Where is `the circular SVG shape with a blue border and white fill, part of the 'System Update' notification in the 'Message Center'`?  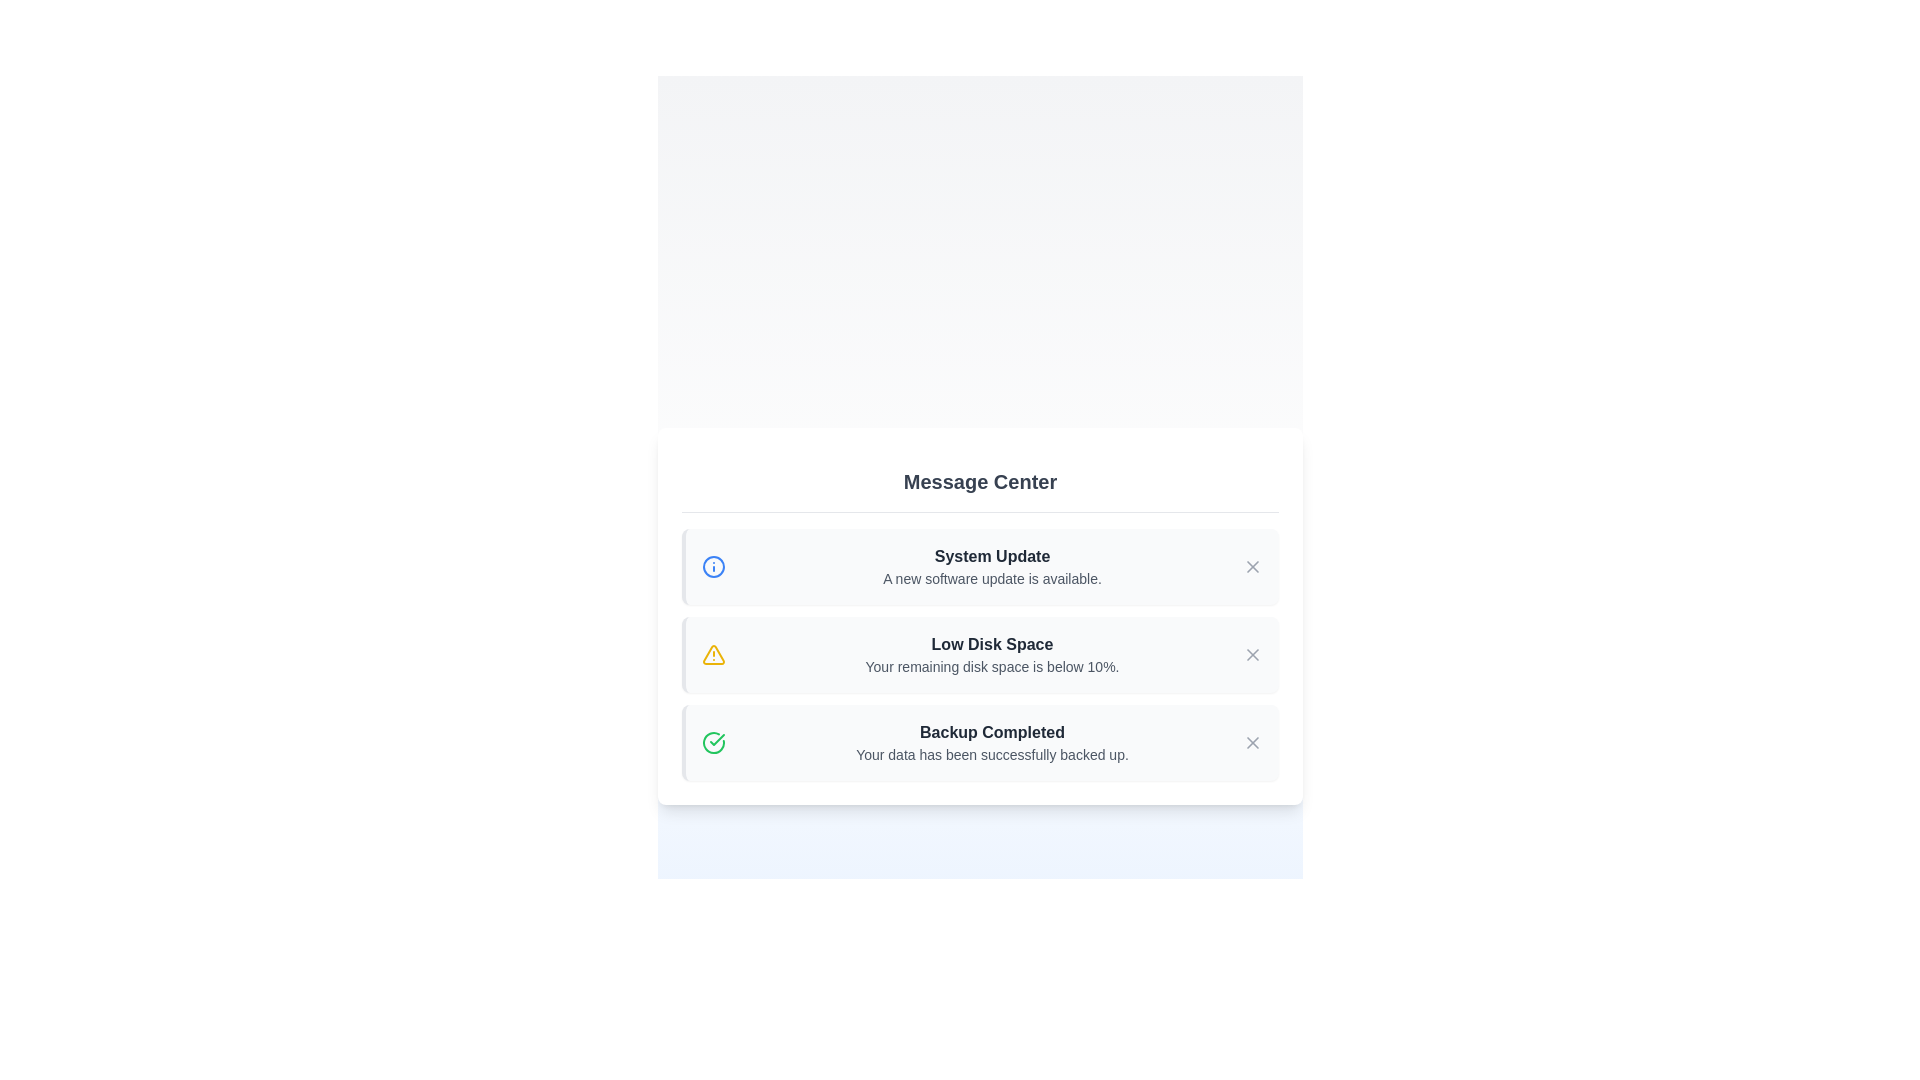
the circular SVG shape with a blue border and white fill, part of the 'System Update' notification in the 'Message Center' is located at coordinates (714, 566).